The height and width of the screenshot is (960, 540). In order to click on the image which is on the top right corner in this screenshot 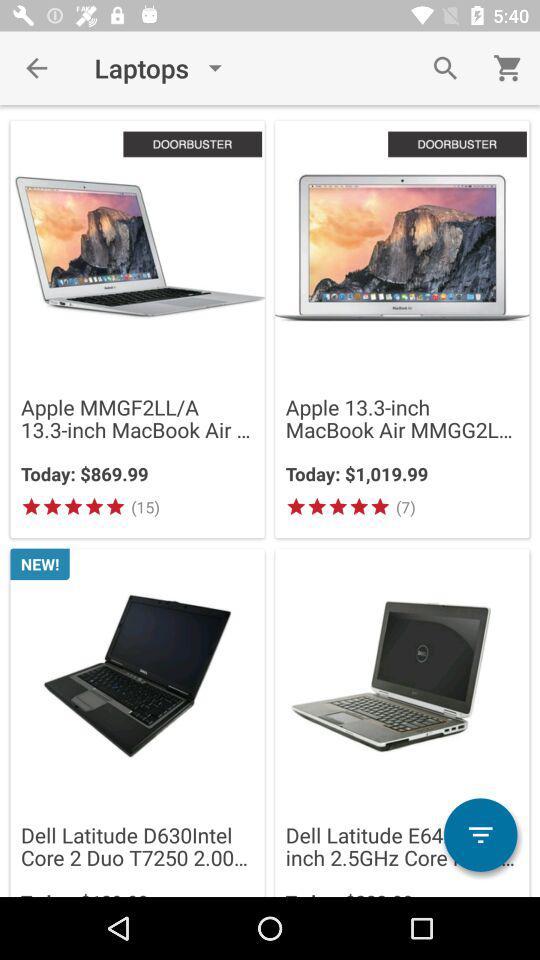, I will do `click(402, 246)`.